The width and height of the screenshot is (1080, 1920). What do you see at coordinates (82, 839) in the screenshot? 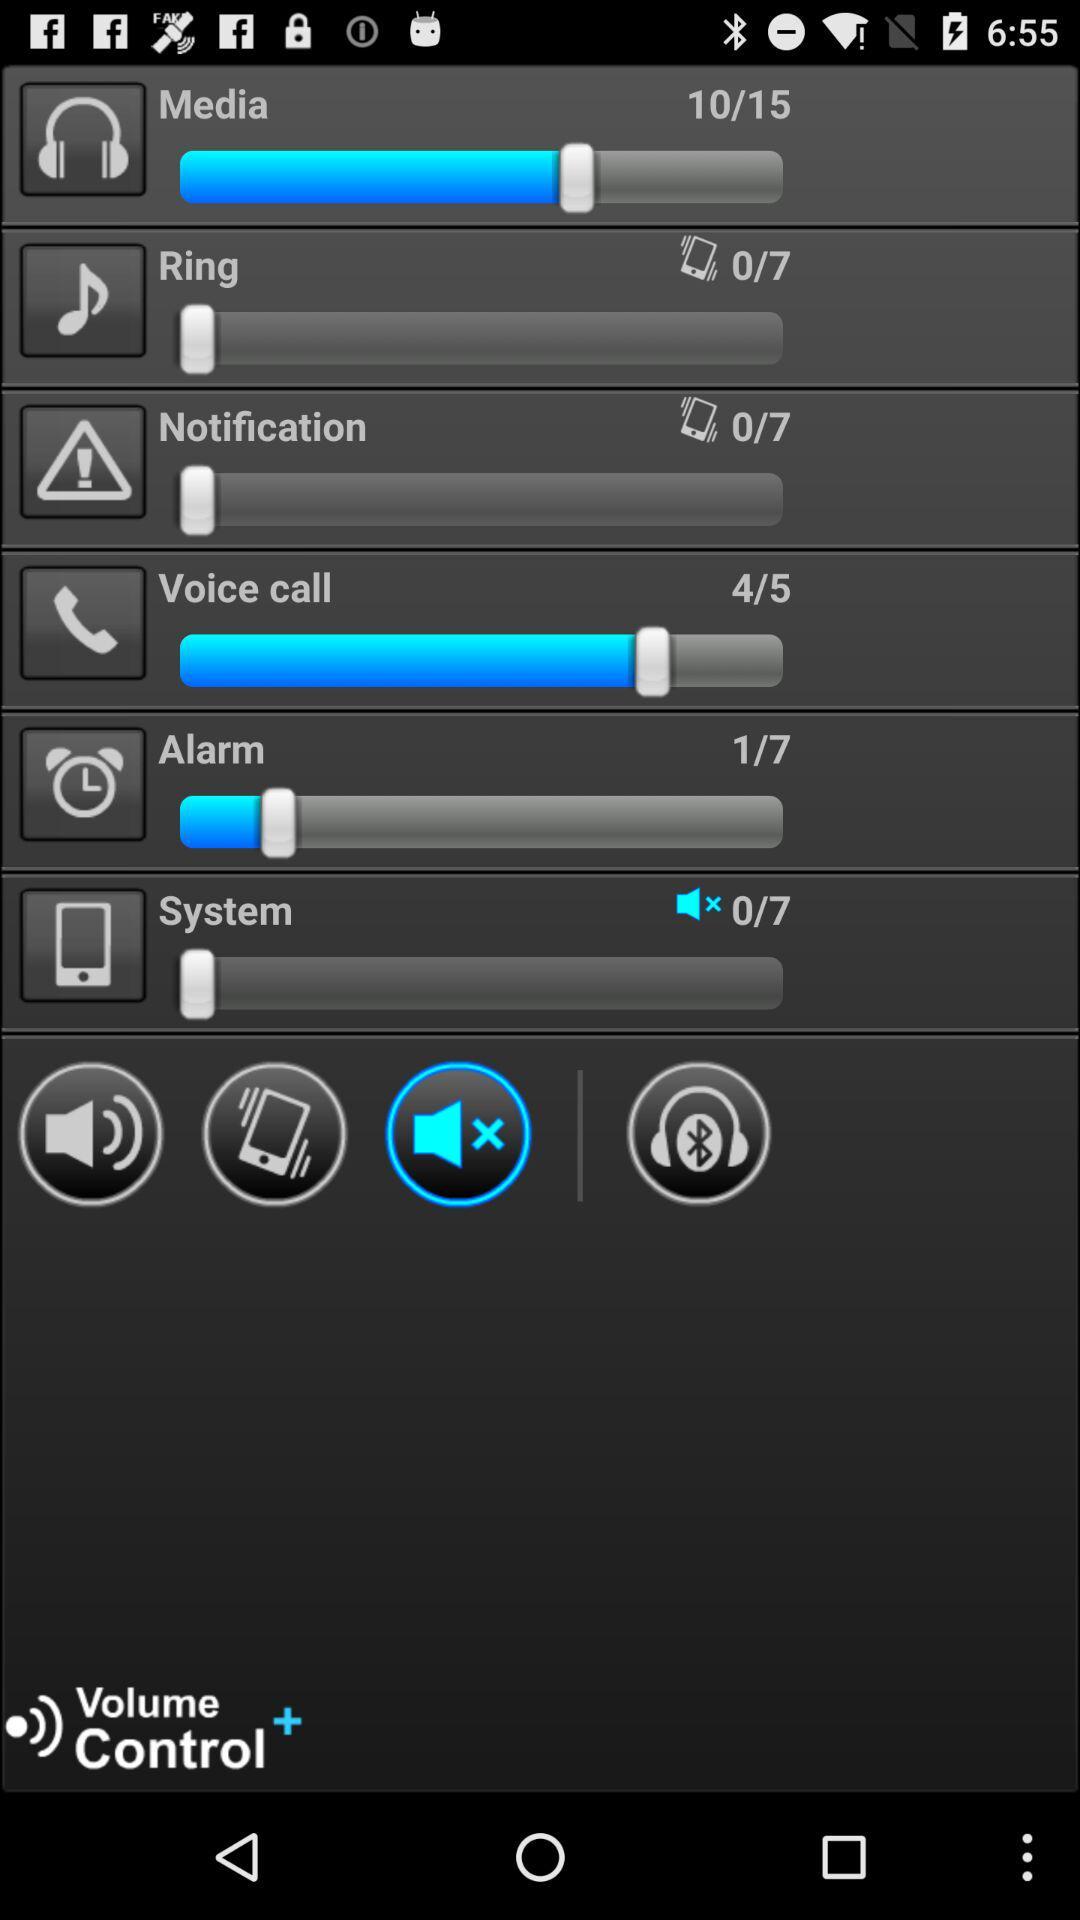
I see `the time icon` at bounding box center [82, 839].